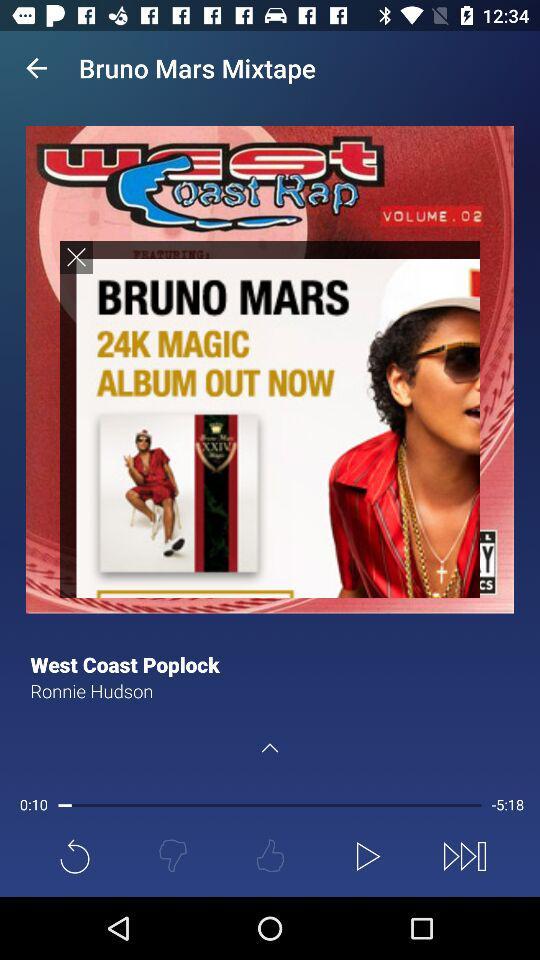 This screenshot has width=540, height=960. What do you see at coordinates (366, 855) in the screenshot?
I see `the play icon` at bounding box center [366, 855].